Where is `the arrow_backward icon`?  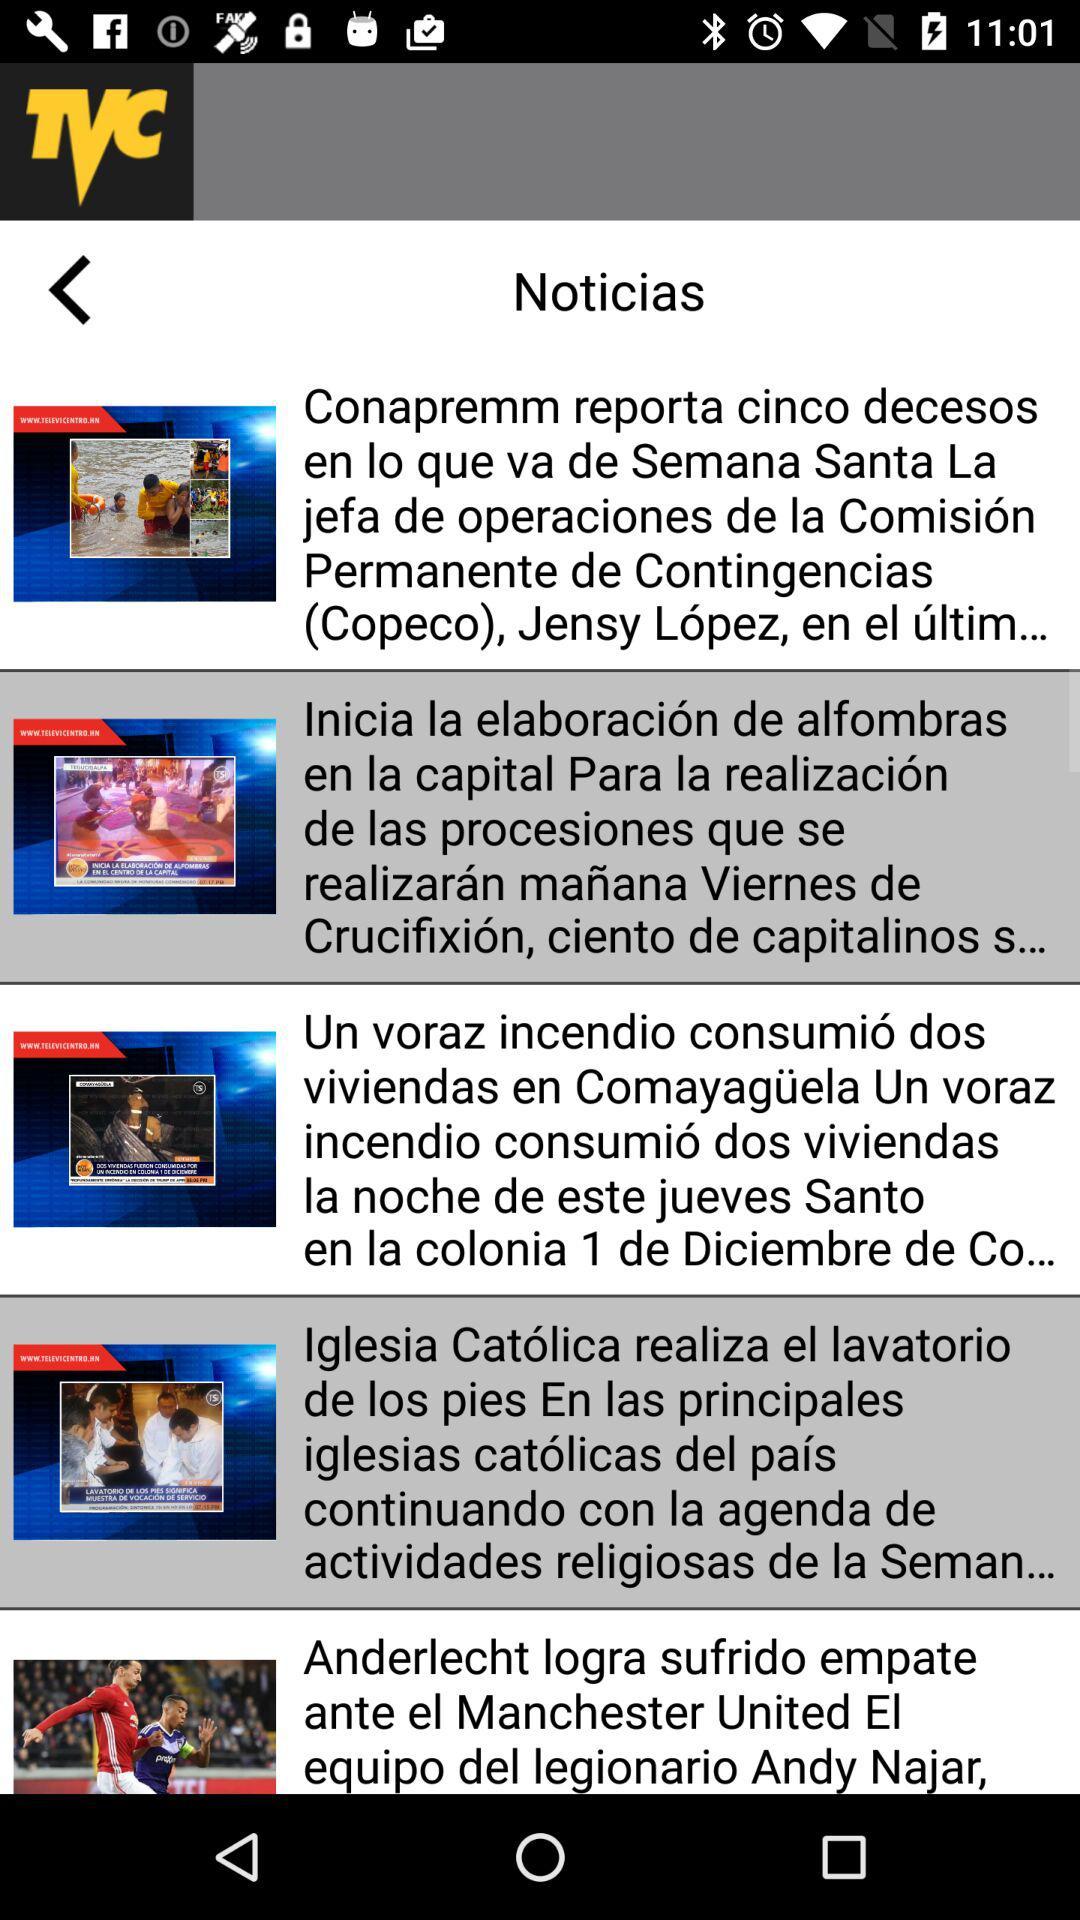 the arrow_backward icon is located at coordinates (68, 288).